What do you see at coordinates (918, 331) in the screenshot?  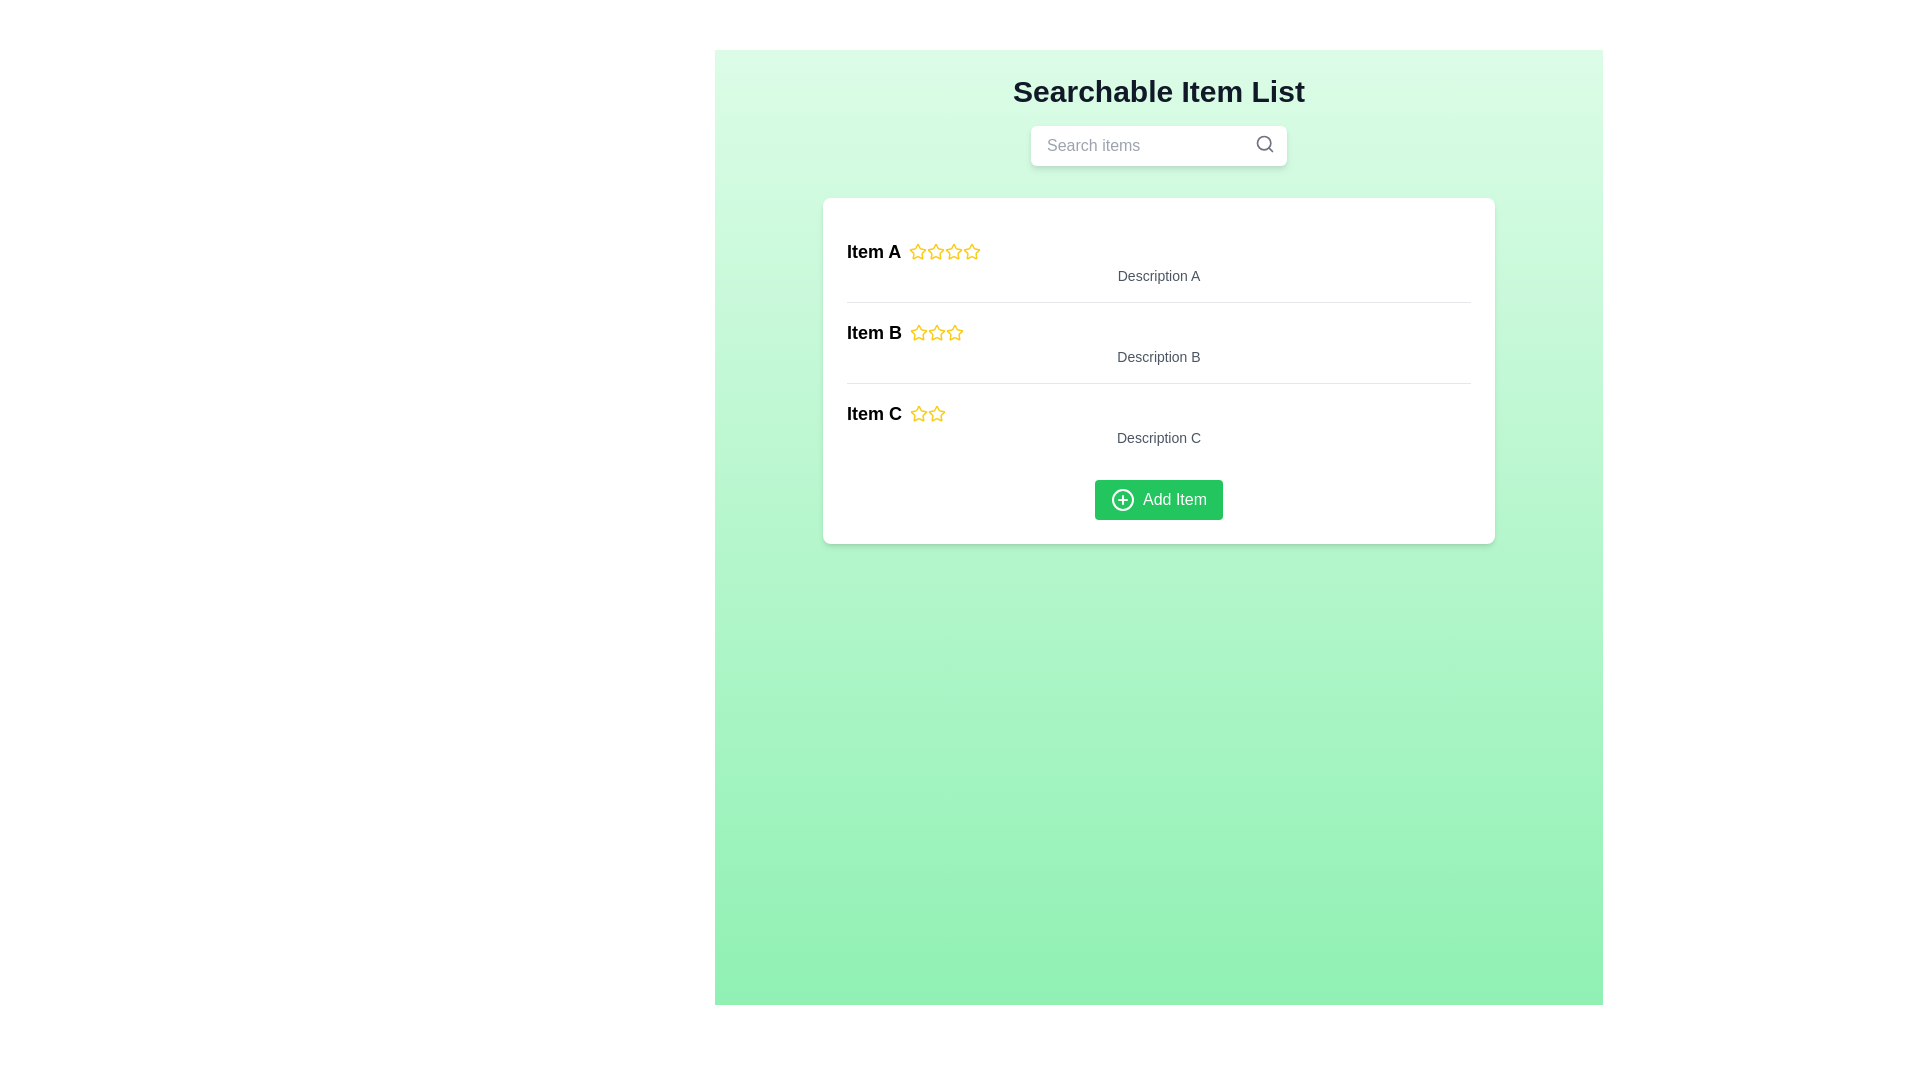 I see `the first star graphic in the rating system for 'Item B' as part of a keyboard-accessible sequence` at bounding box center [918, 331].